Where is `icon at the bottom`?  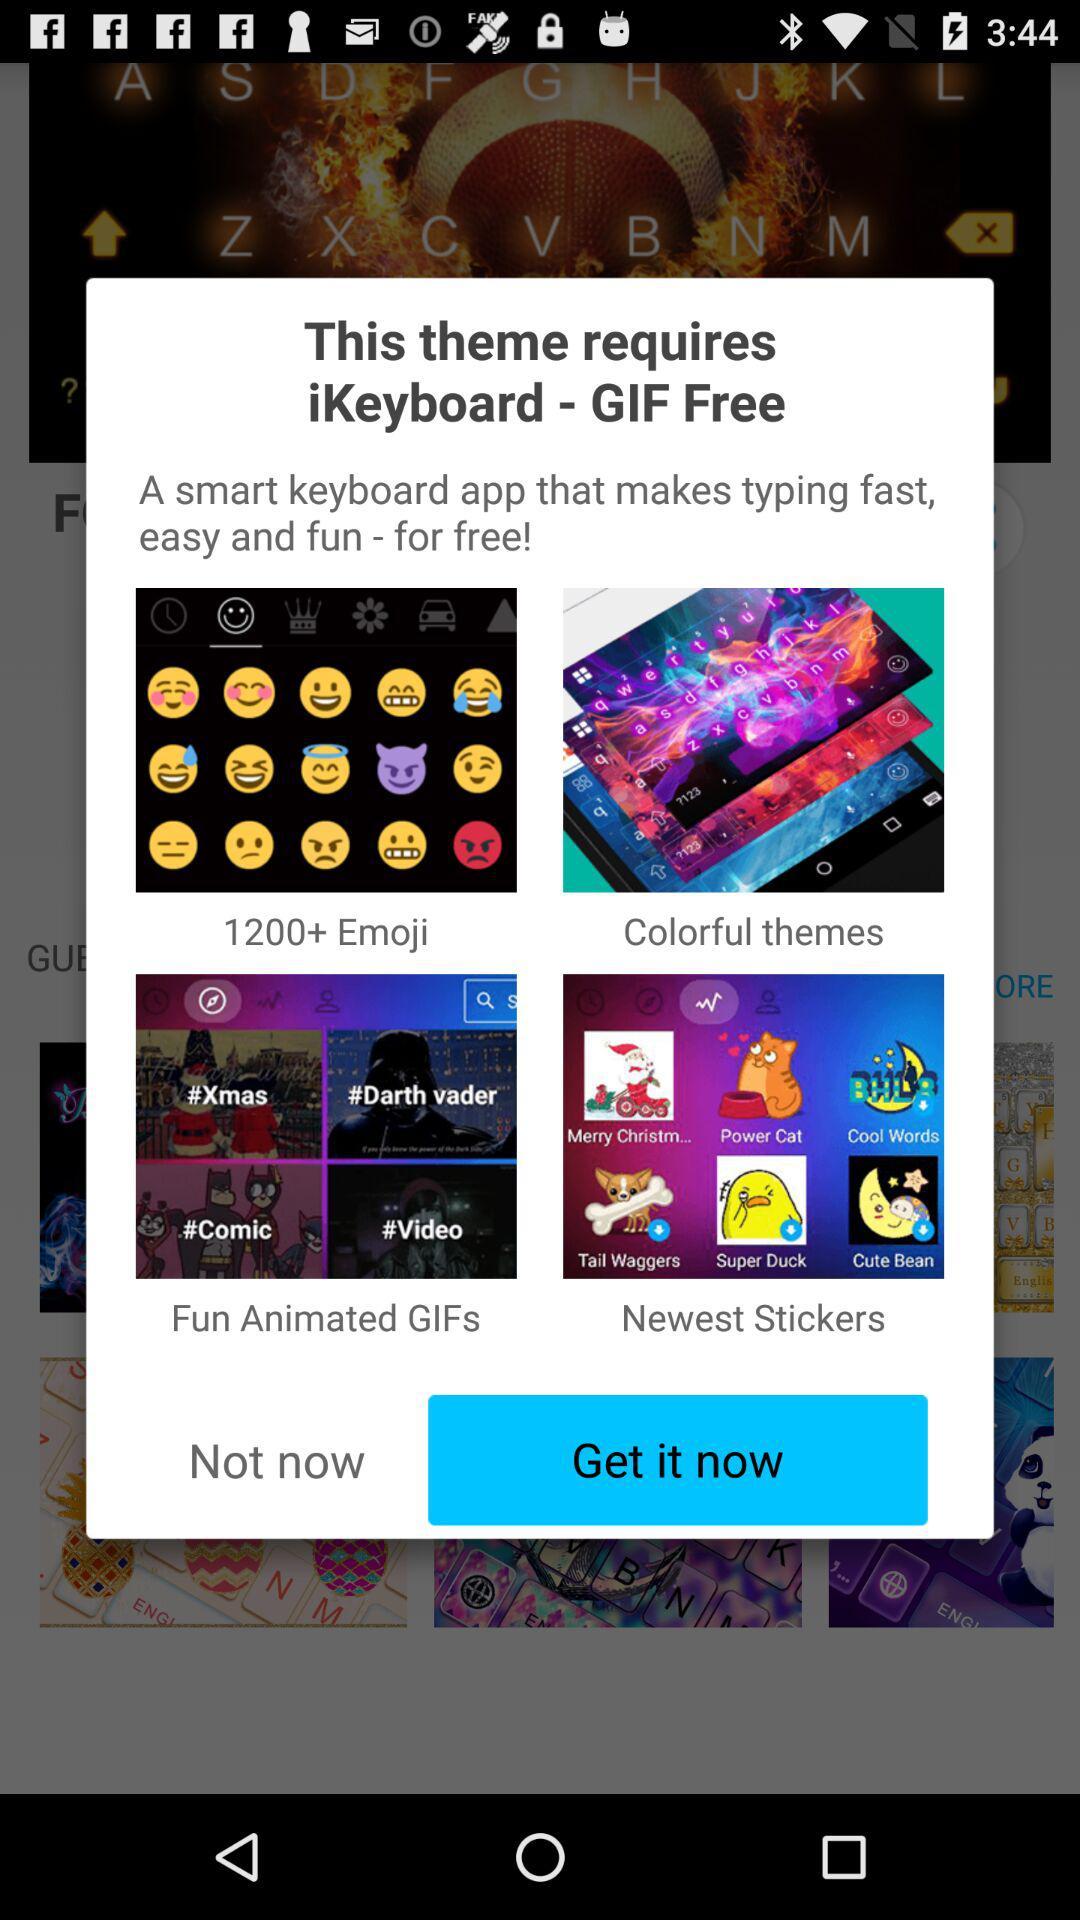
icon at the bottom is located at coordinates (677, 1460).